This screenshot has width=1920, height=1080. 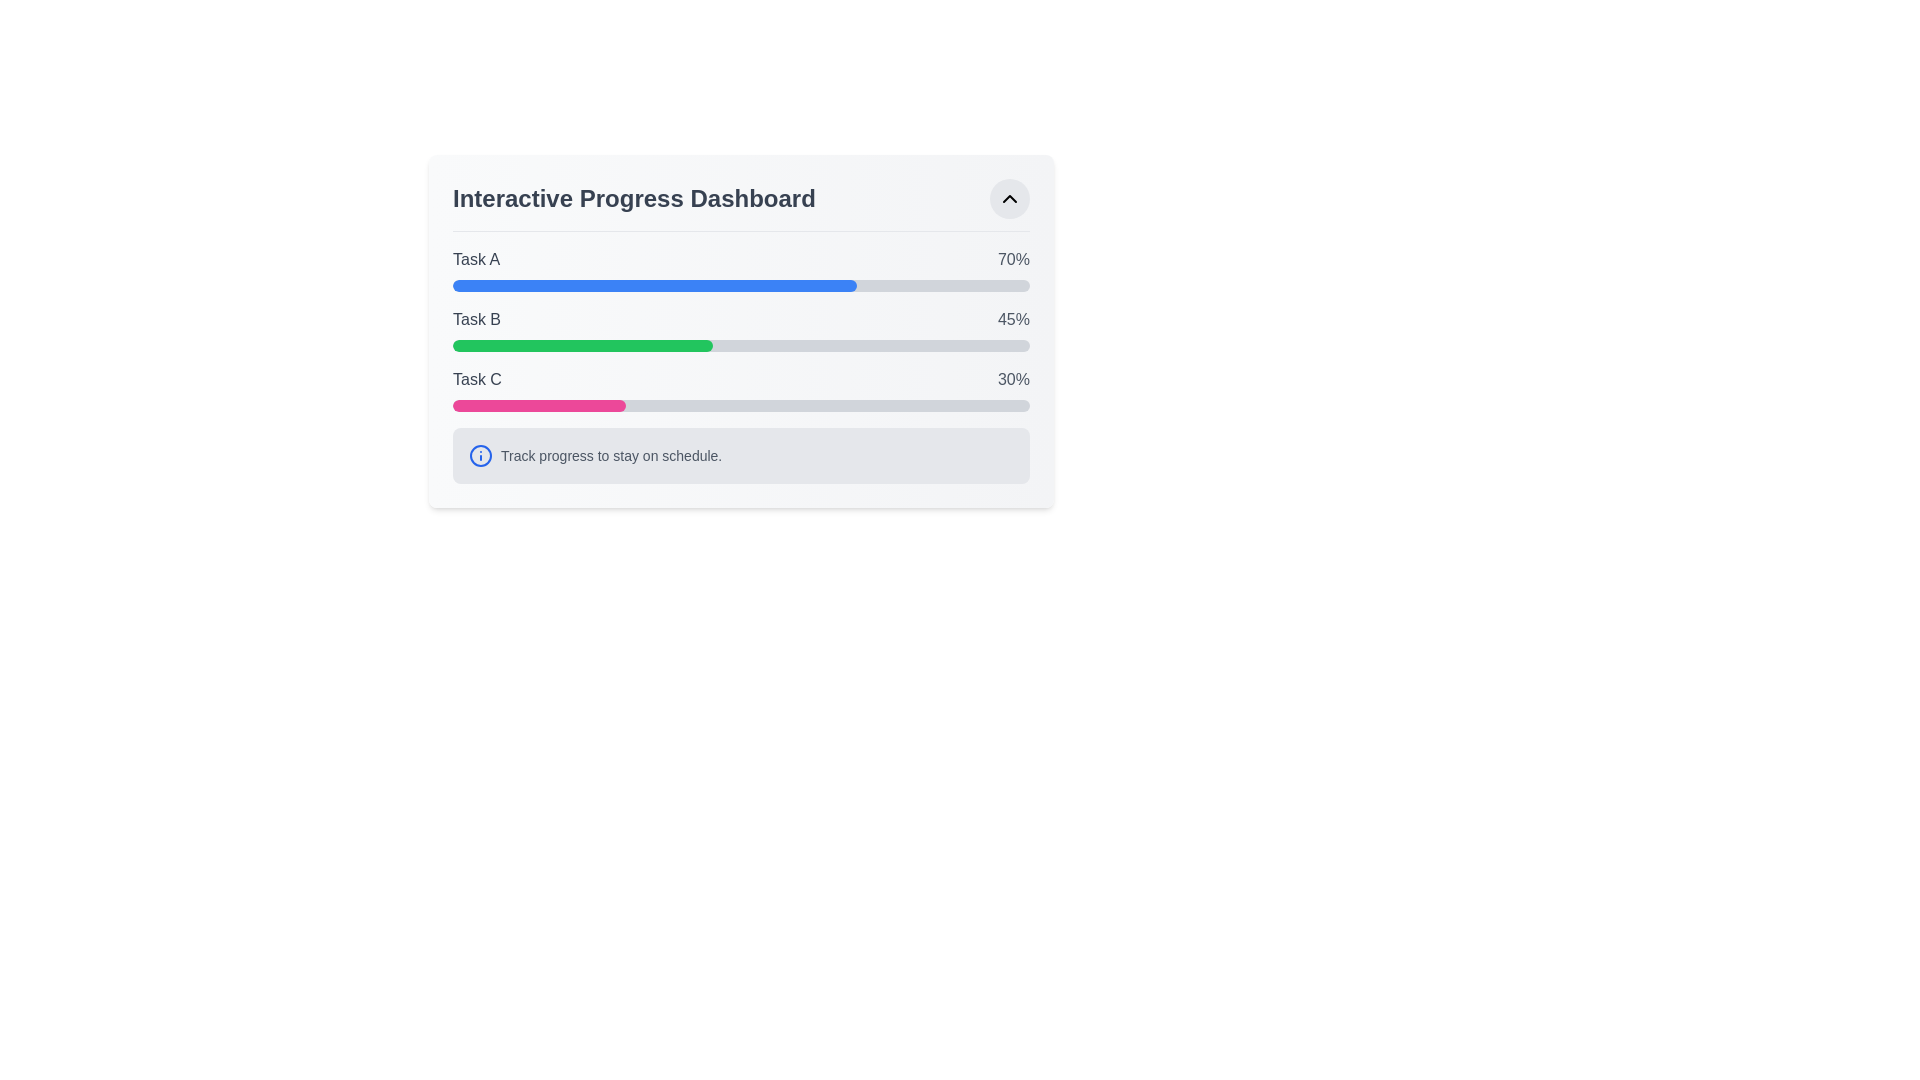 I want to click on the visual representation of the Progress bar segment indicating the completion level of 'Task C', positioned below the header 'Interactive Progress Dashboard' and to the left of the '30%' percentage indicator, so click(x=539, y=405).